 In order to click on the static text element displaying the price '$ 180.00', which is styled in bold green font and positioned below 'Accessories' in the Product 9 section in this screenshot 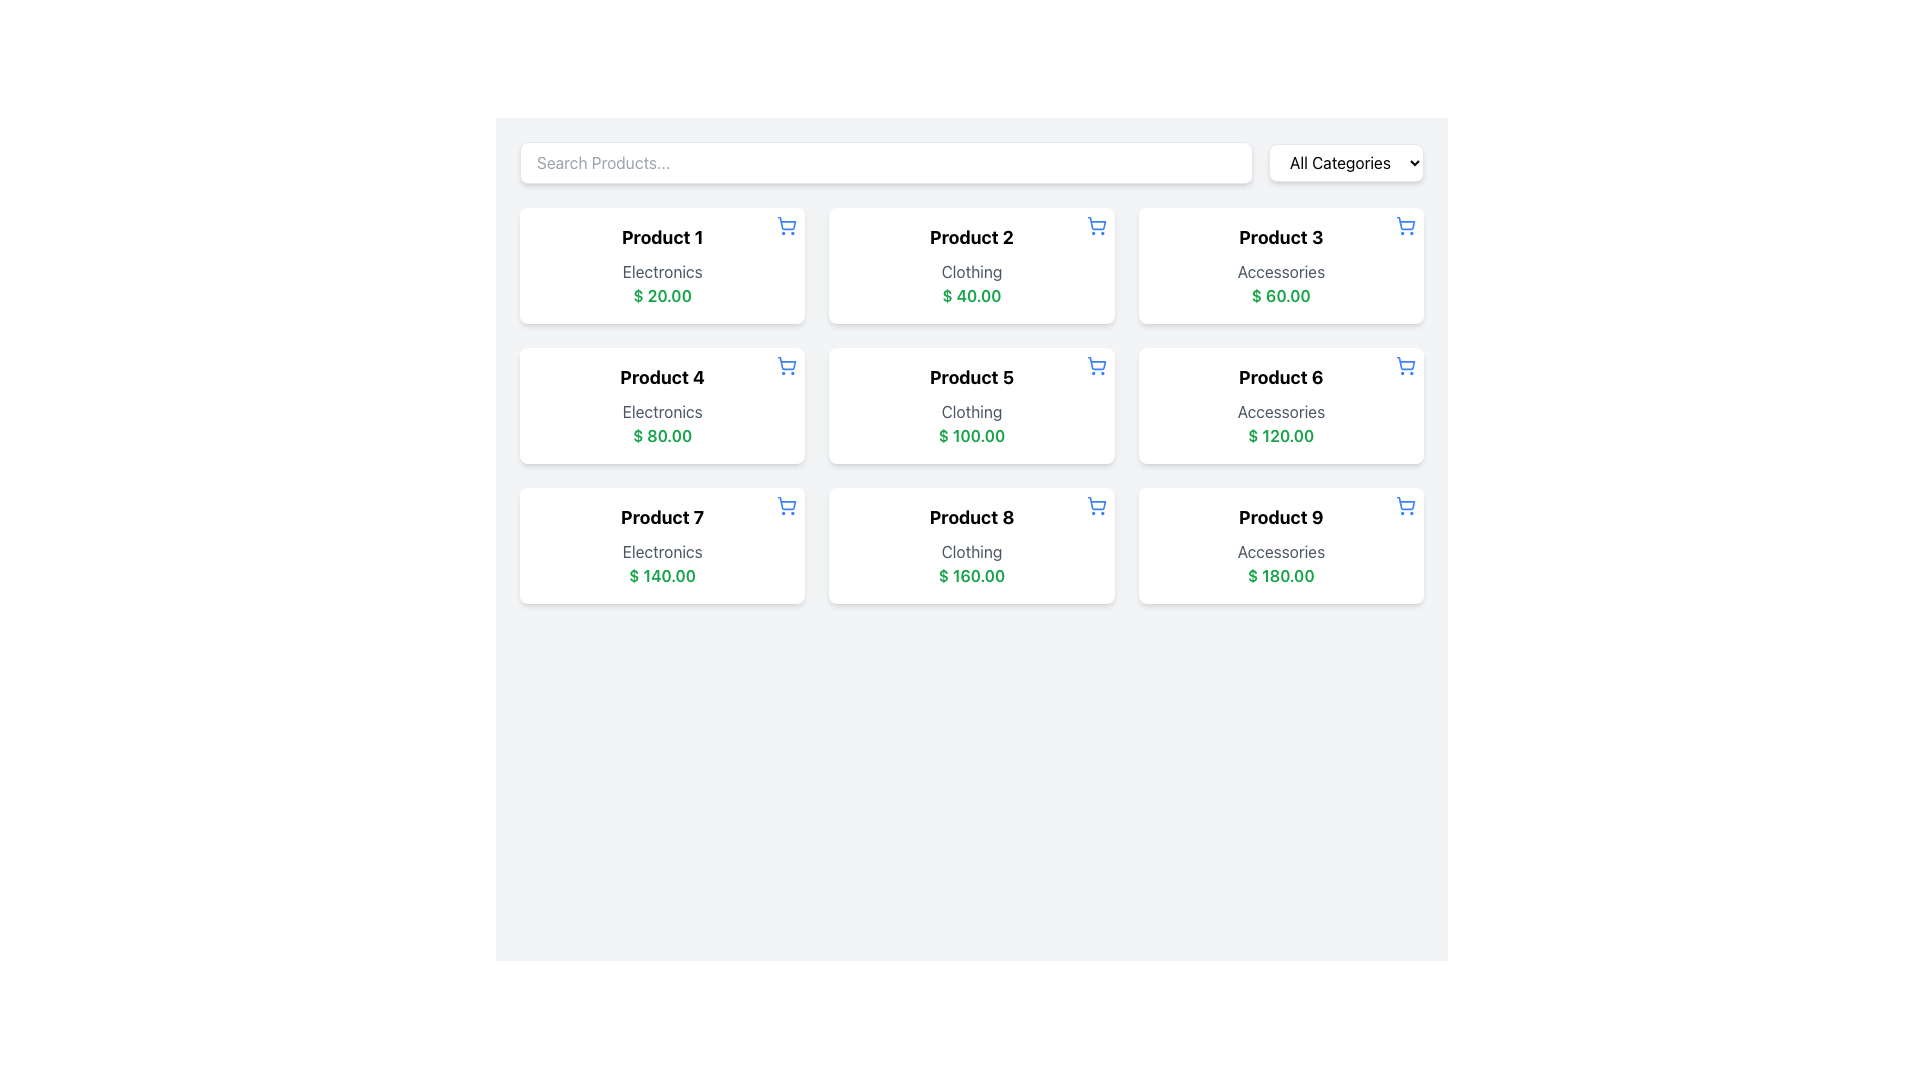, I will do `click(1281, 575)`.